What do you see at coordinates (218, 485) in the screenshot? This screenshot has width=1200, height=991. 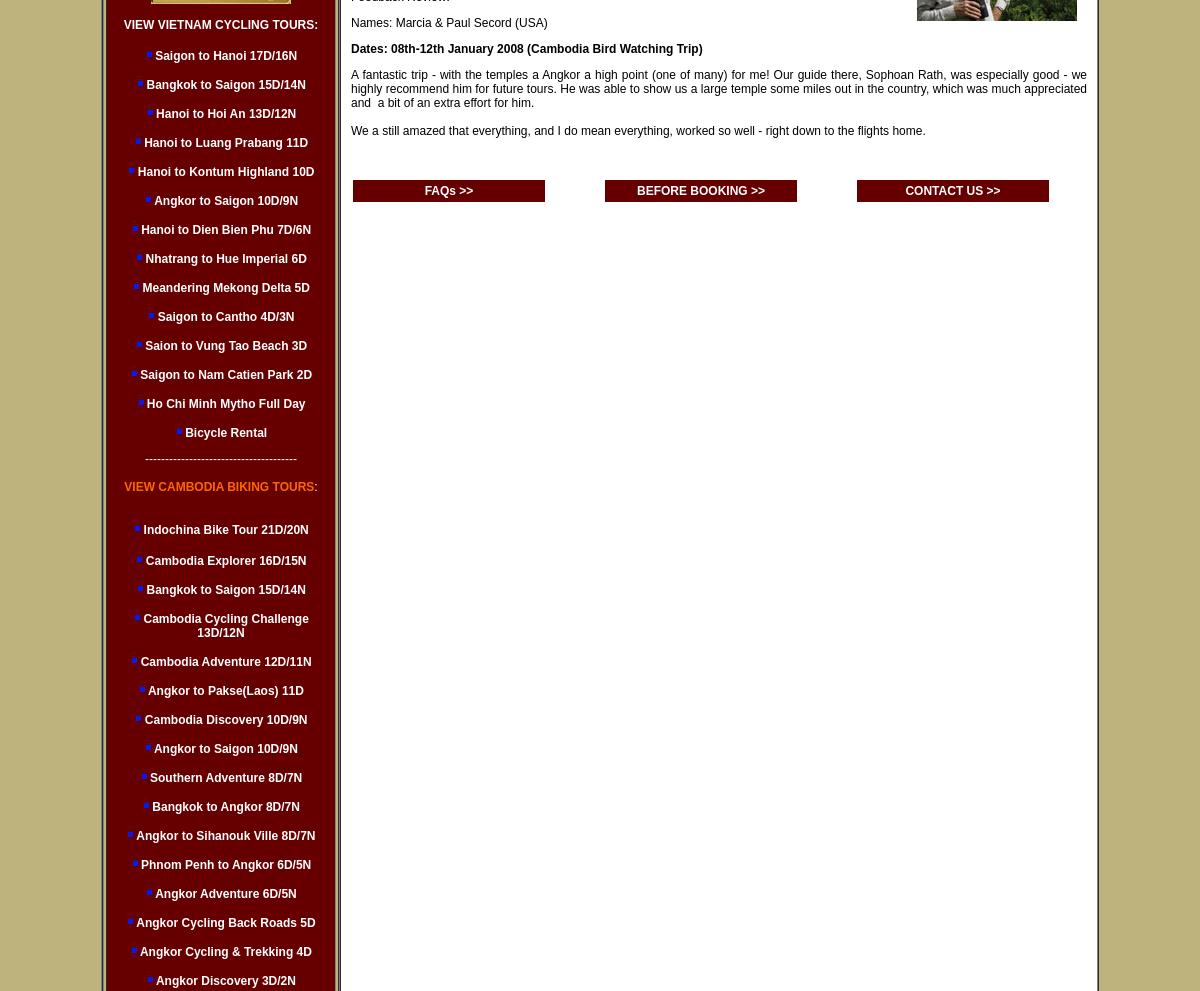 I see `'VIEW CAMBODIA BIKING TOURS'` at bounding box center [218, 485].